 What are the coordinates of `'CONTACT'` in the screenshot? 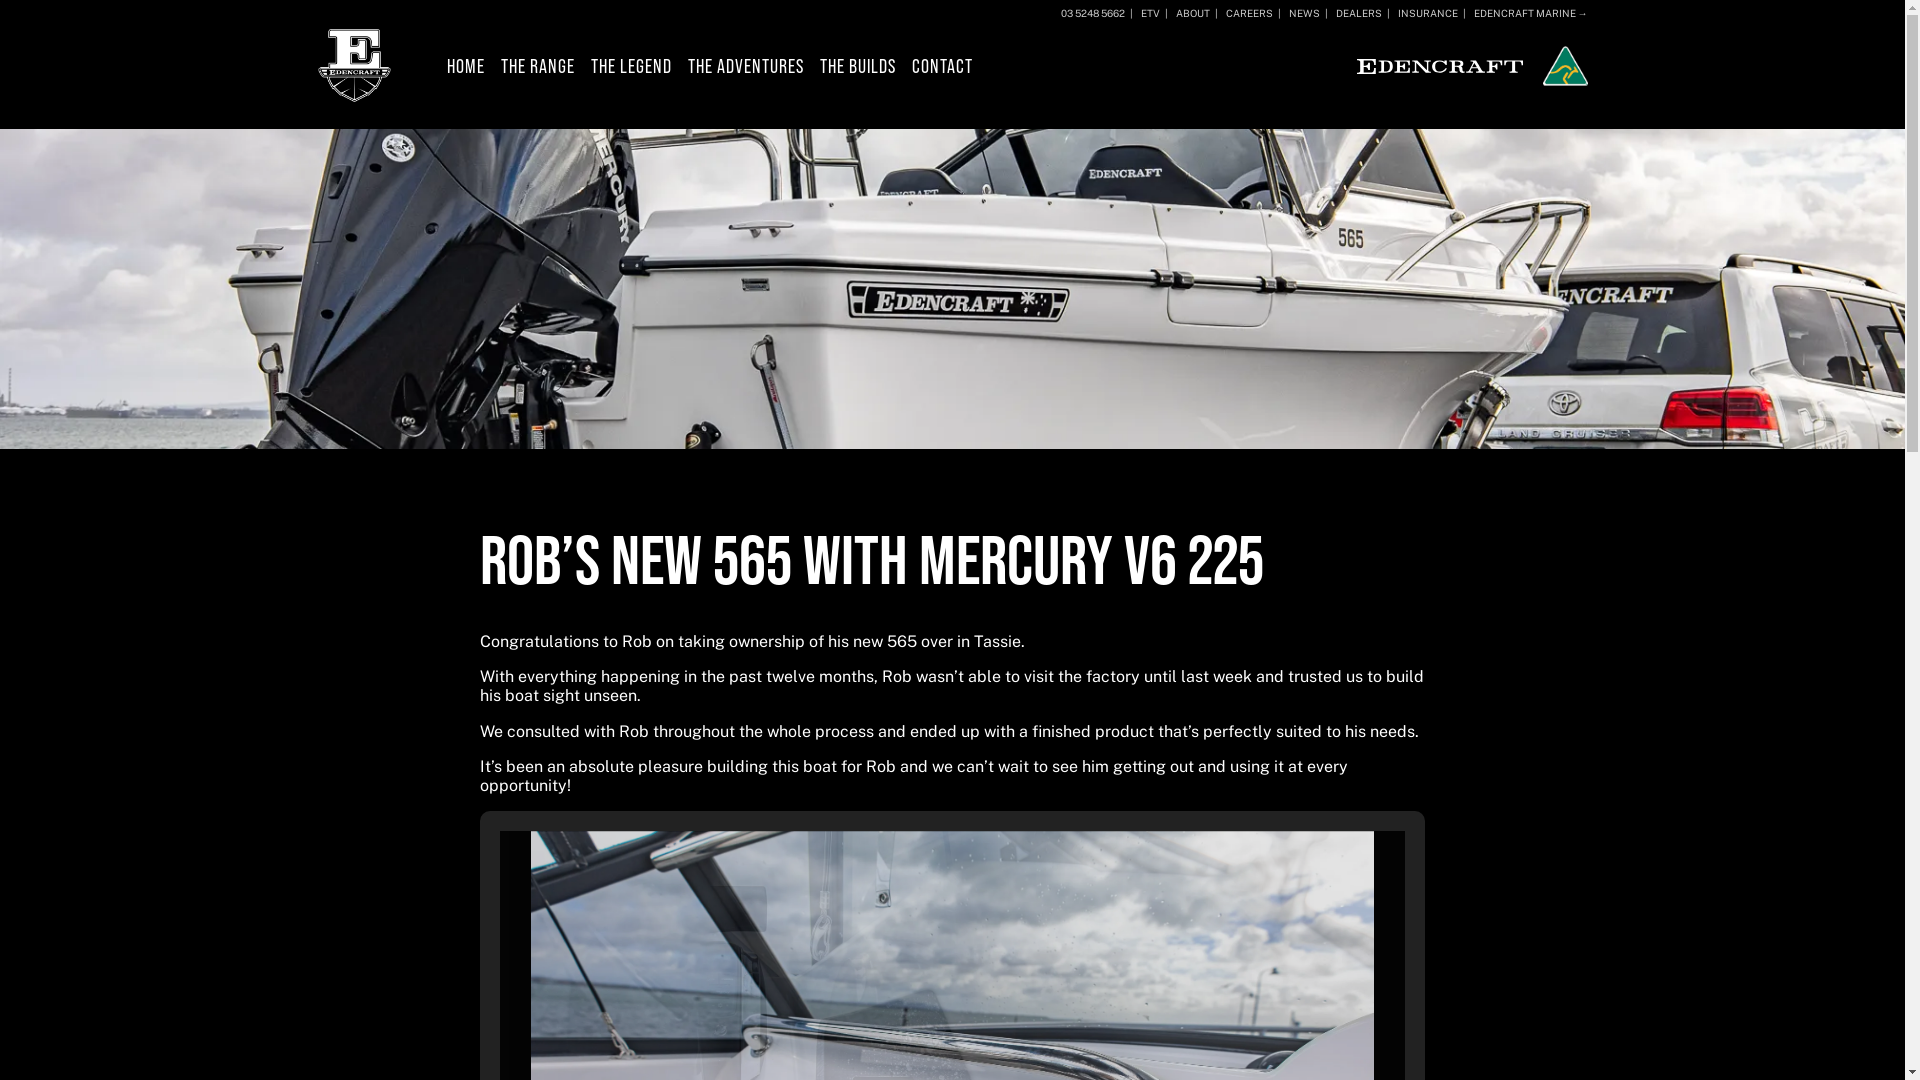 It's located at (941, 64).